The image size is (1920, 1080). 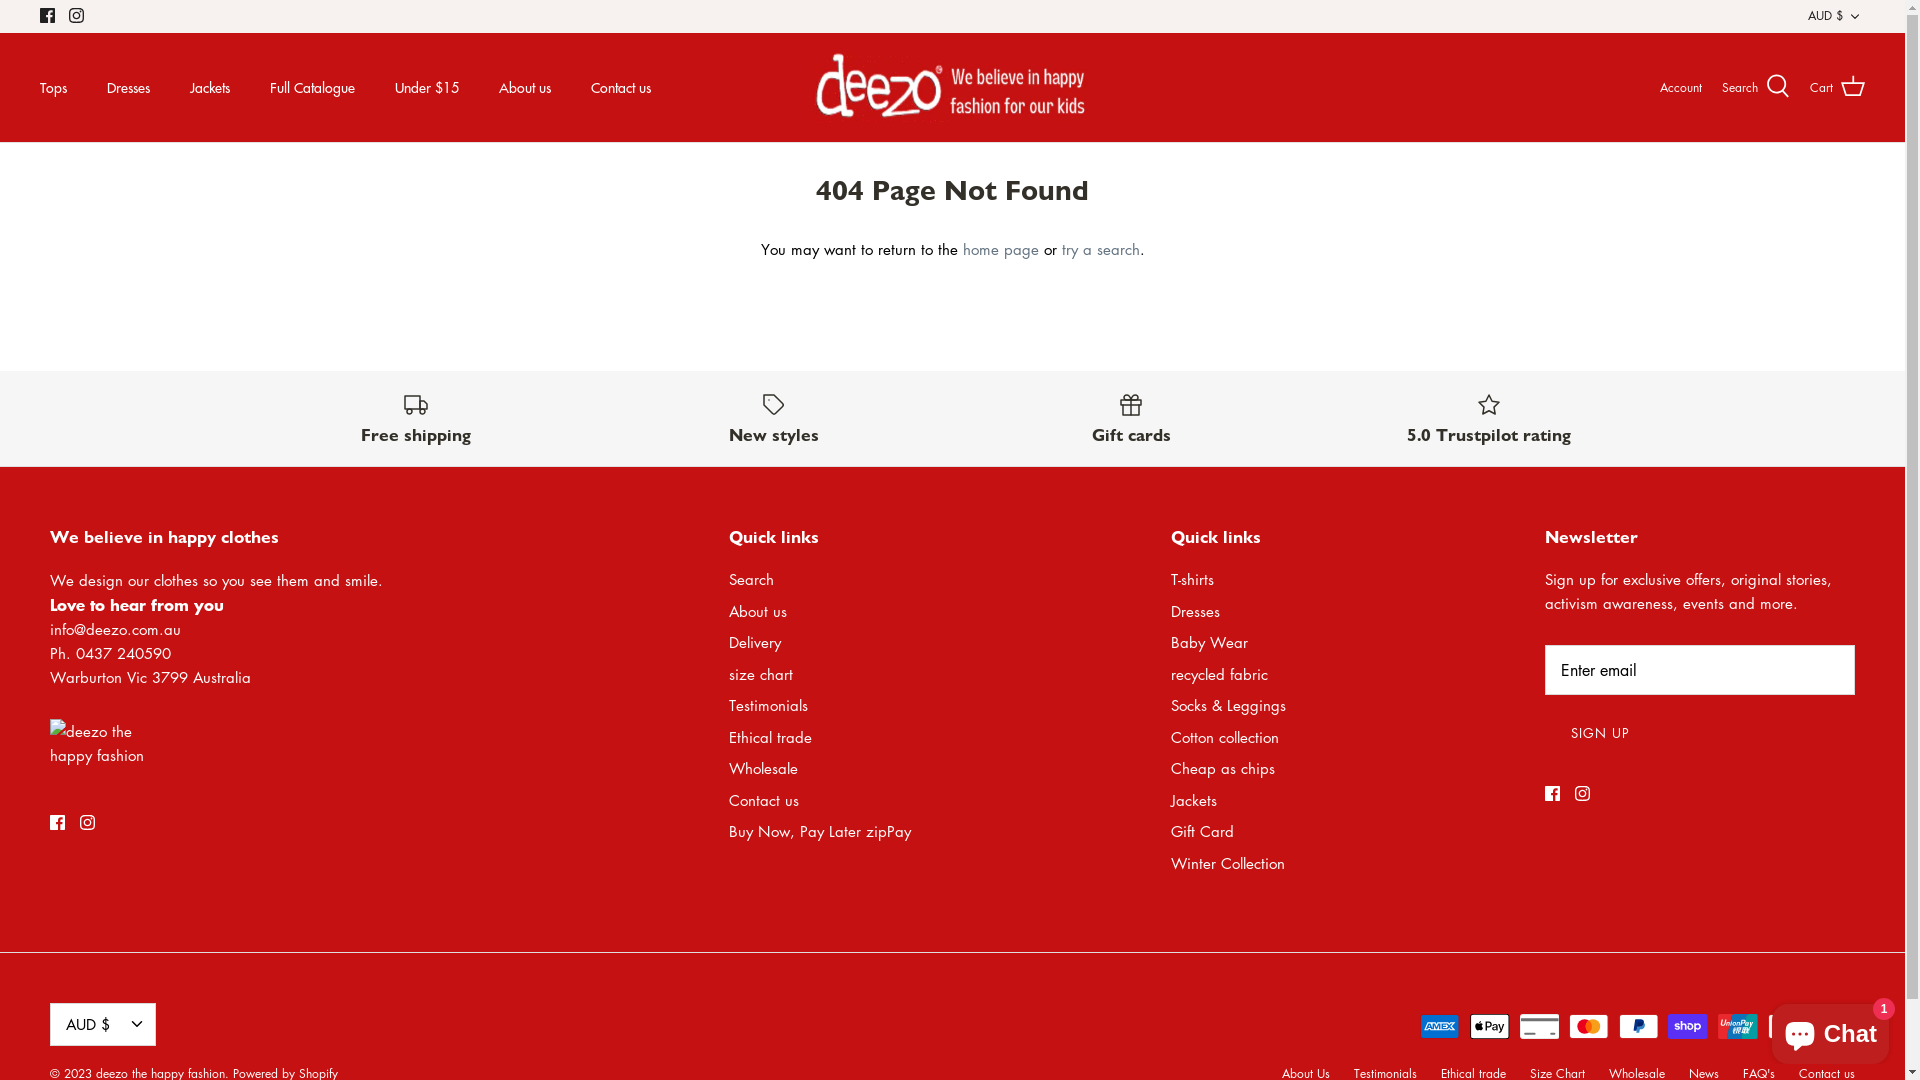 I want to click on 'Winter Collection', so click(x=1227, y=862).